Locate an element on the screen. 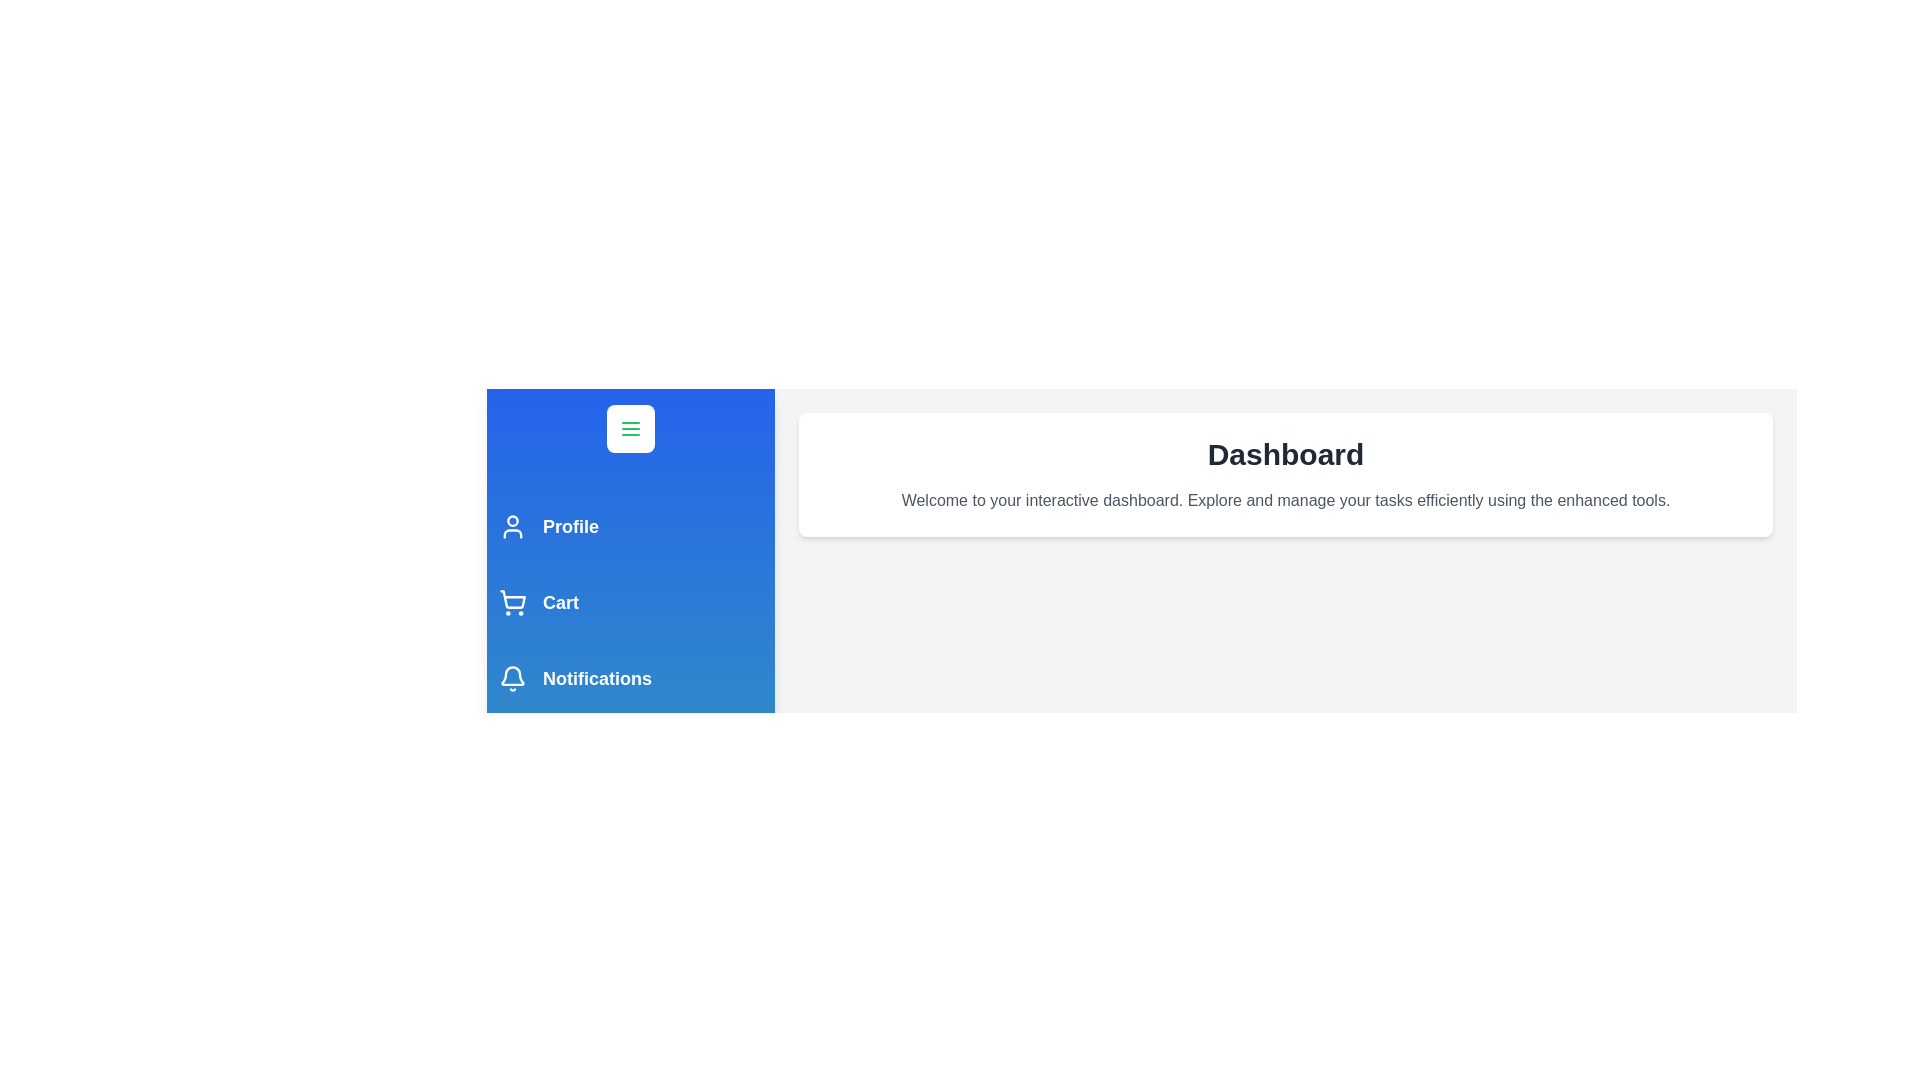  the navigation item Notifications to navigate to the respective section is located at coordinates (629, 677).